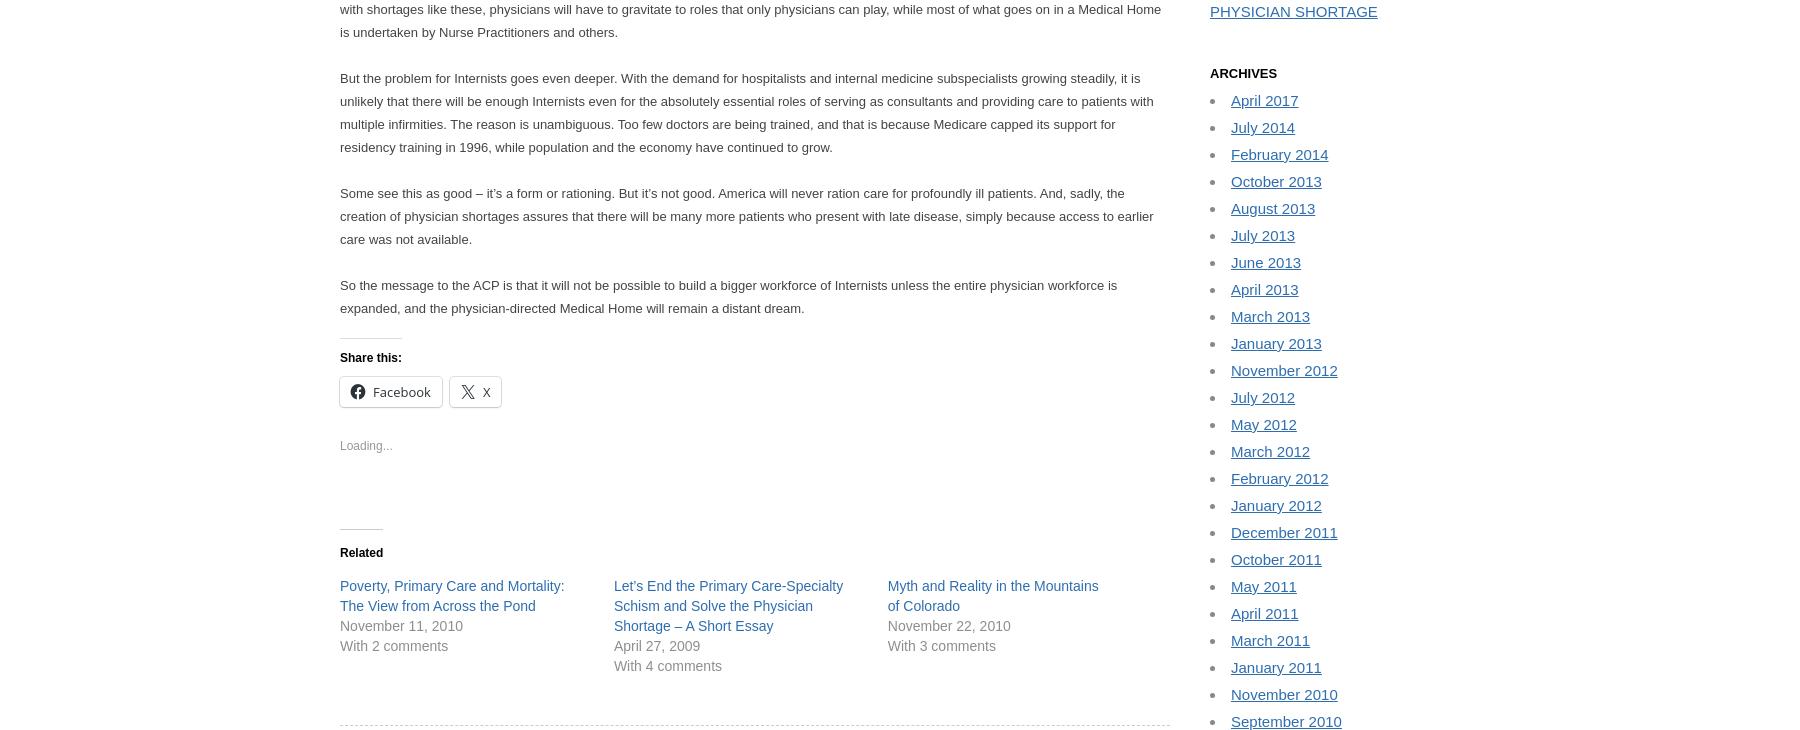 The image size is (1800, 730). What do you see at coordinates (370, 356) in the screenshot?
I see `'Share this:'` at bounding box center [370, 356].